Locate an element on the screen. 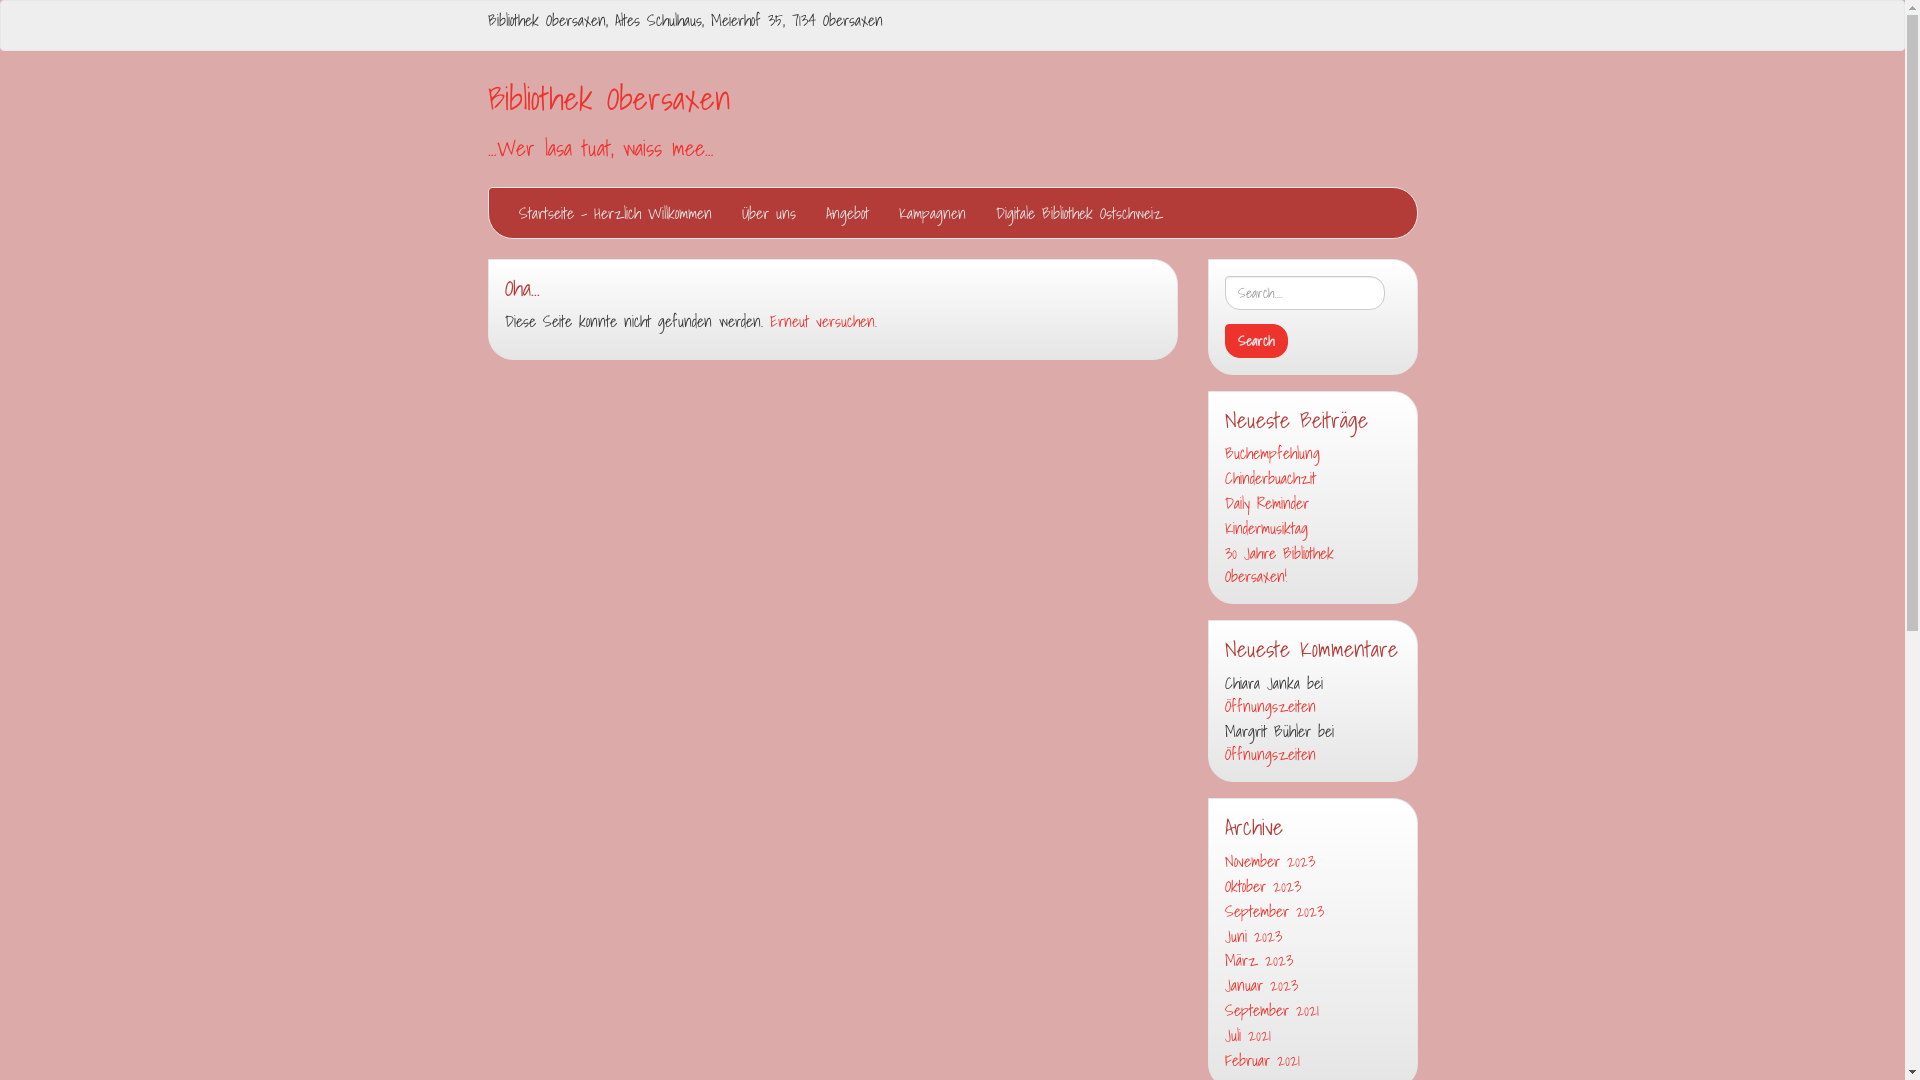  '30 Jahre Bibliothek Obersaxen!' is located at coordinates (1311, 564).